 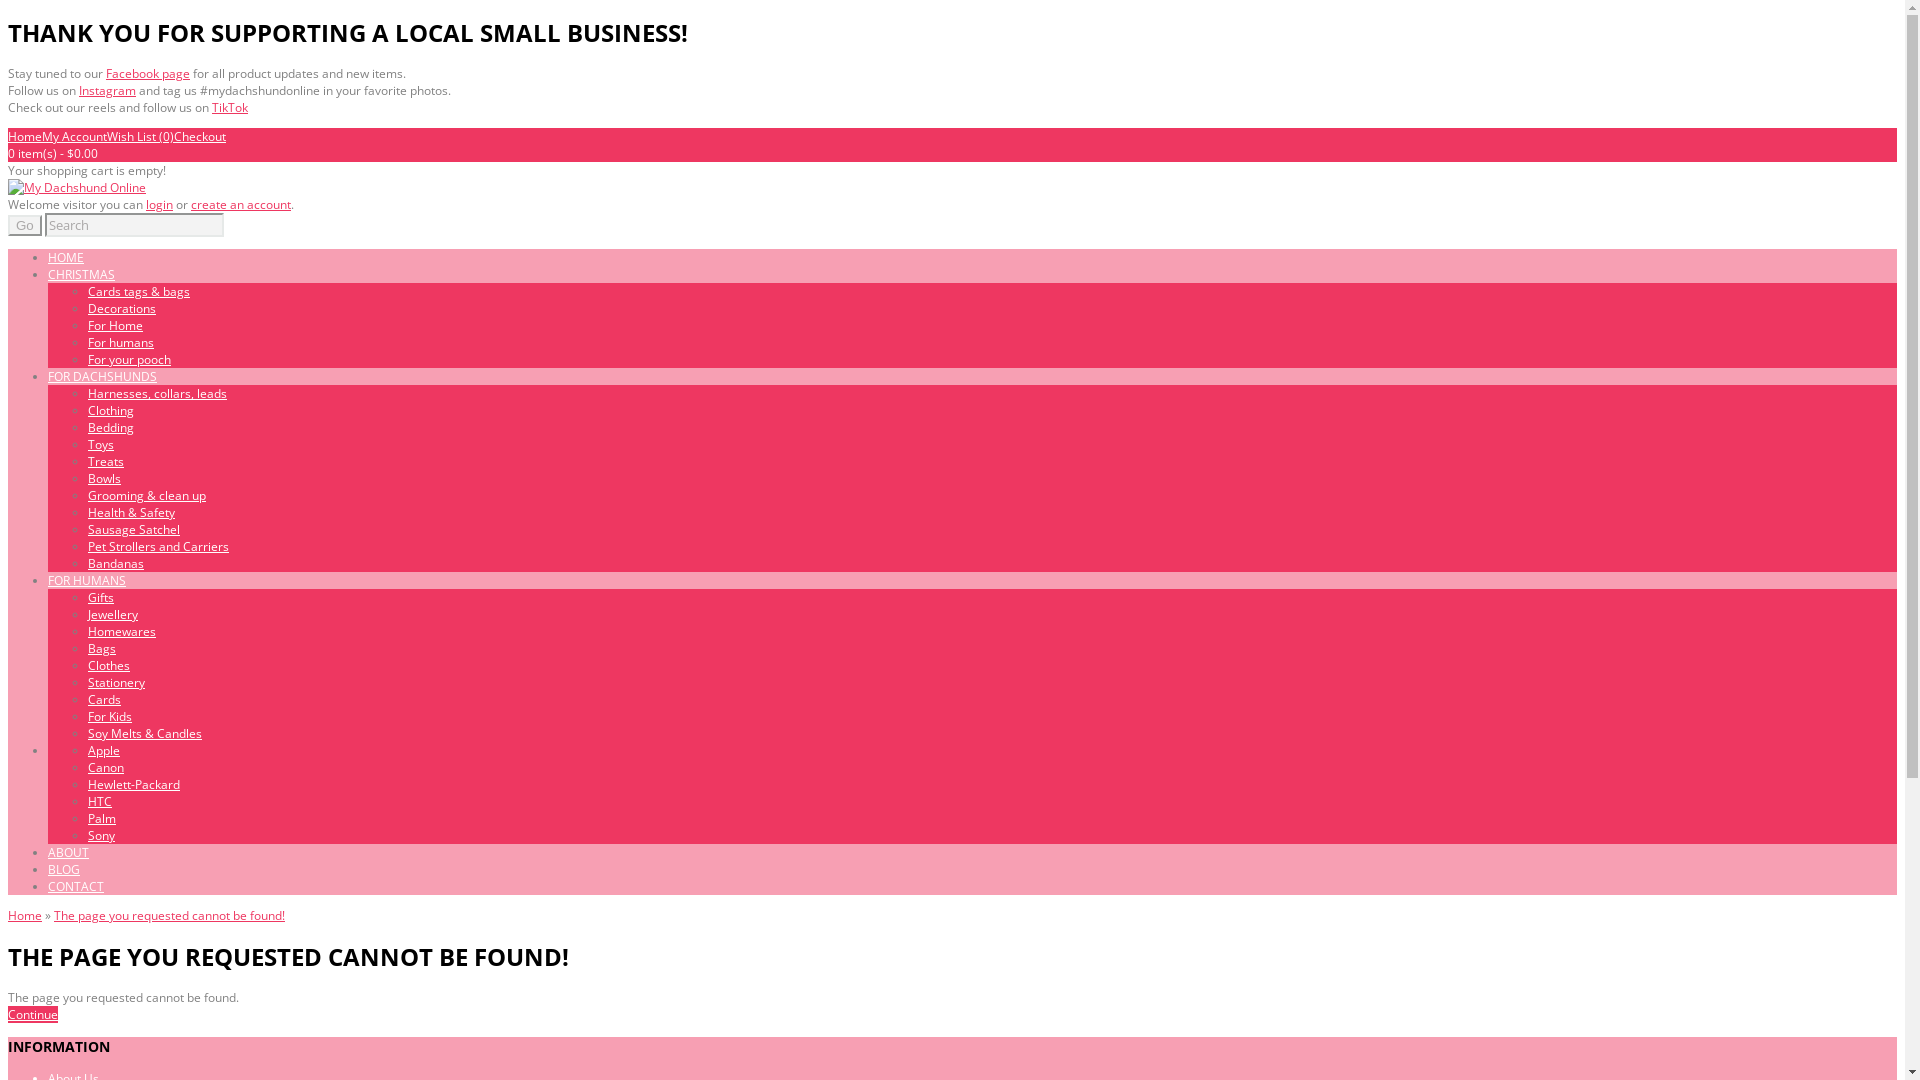 I want to click on 'For your pooch', so click(x=128, y=358).